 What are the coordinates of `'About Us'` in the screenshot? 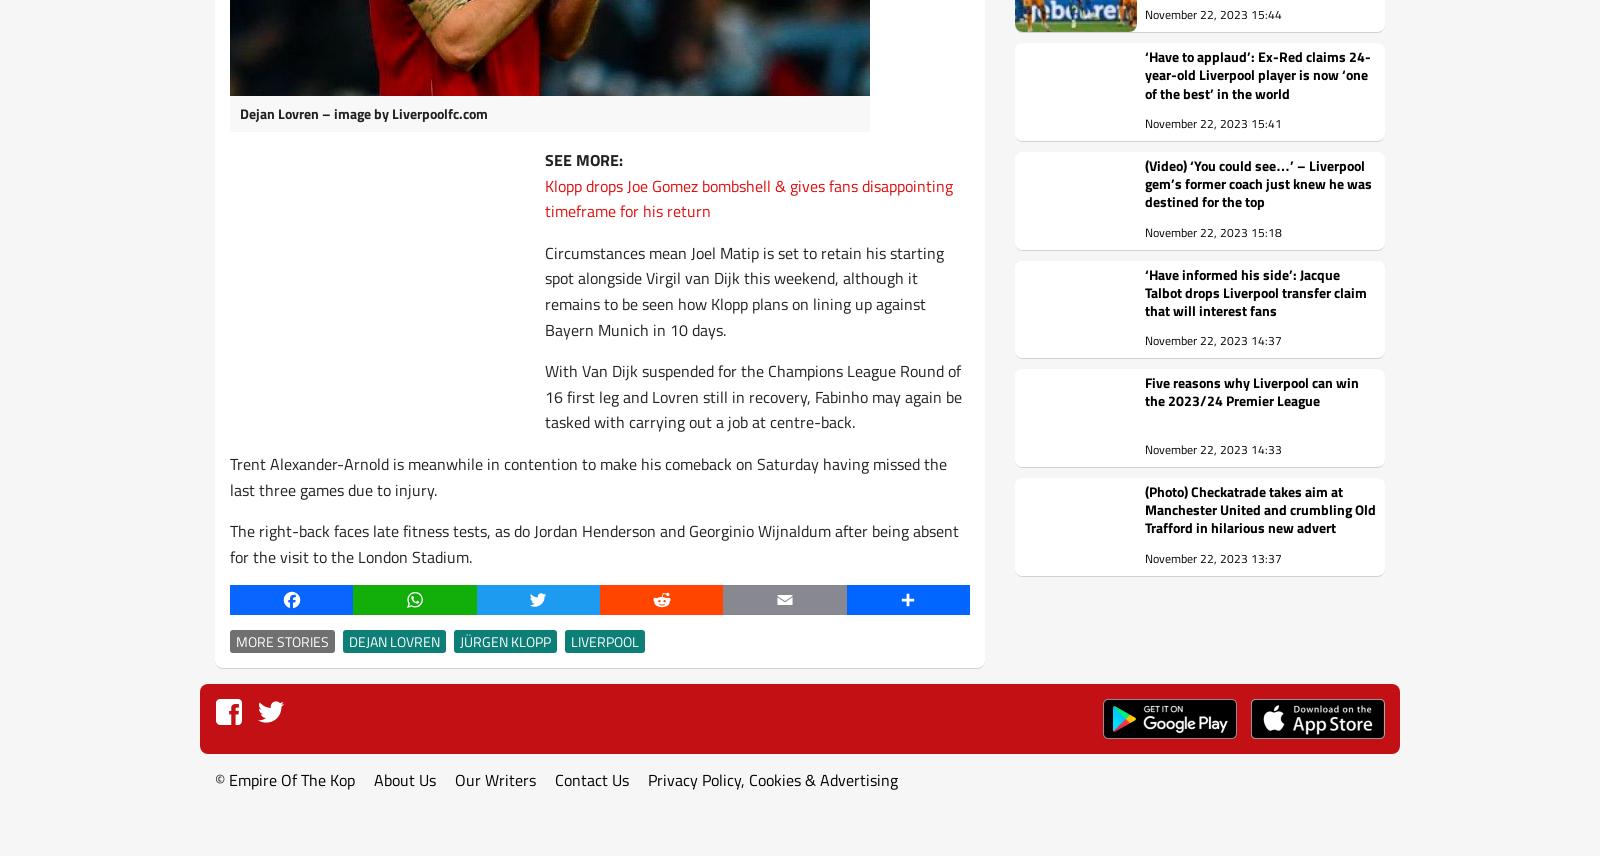 It's located at (374, 777).